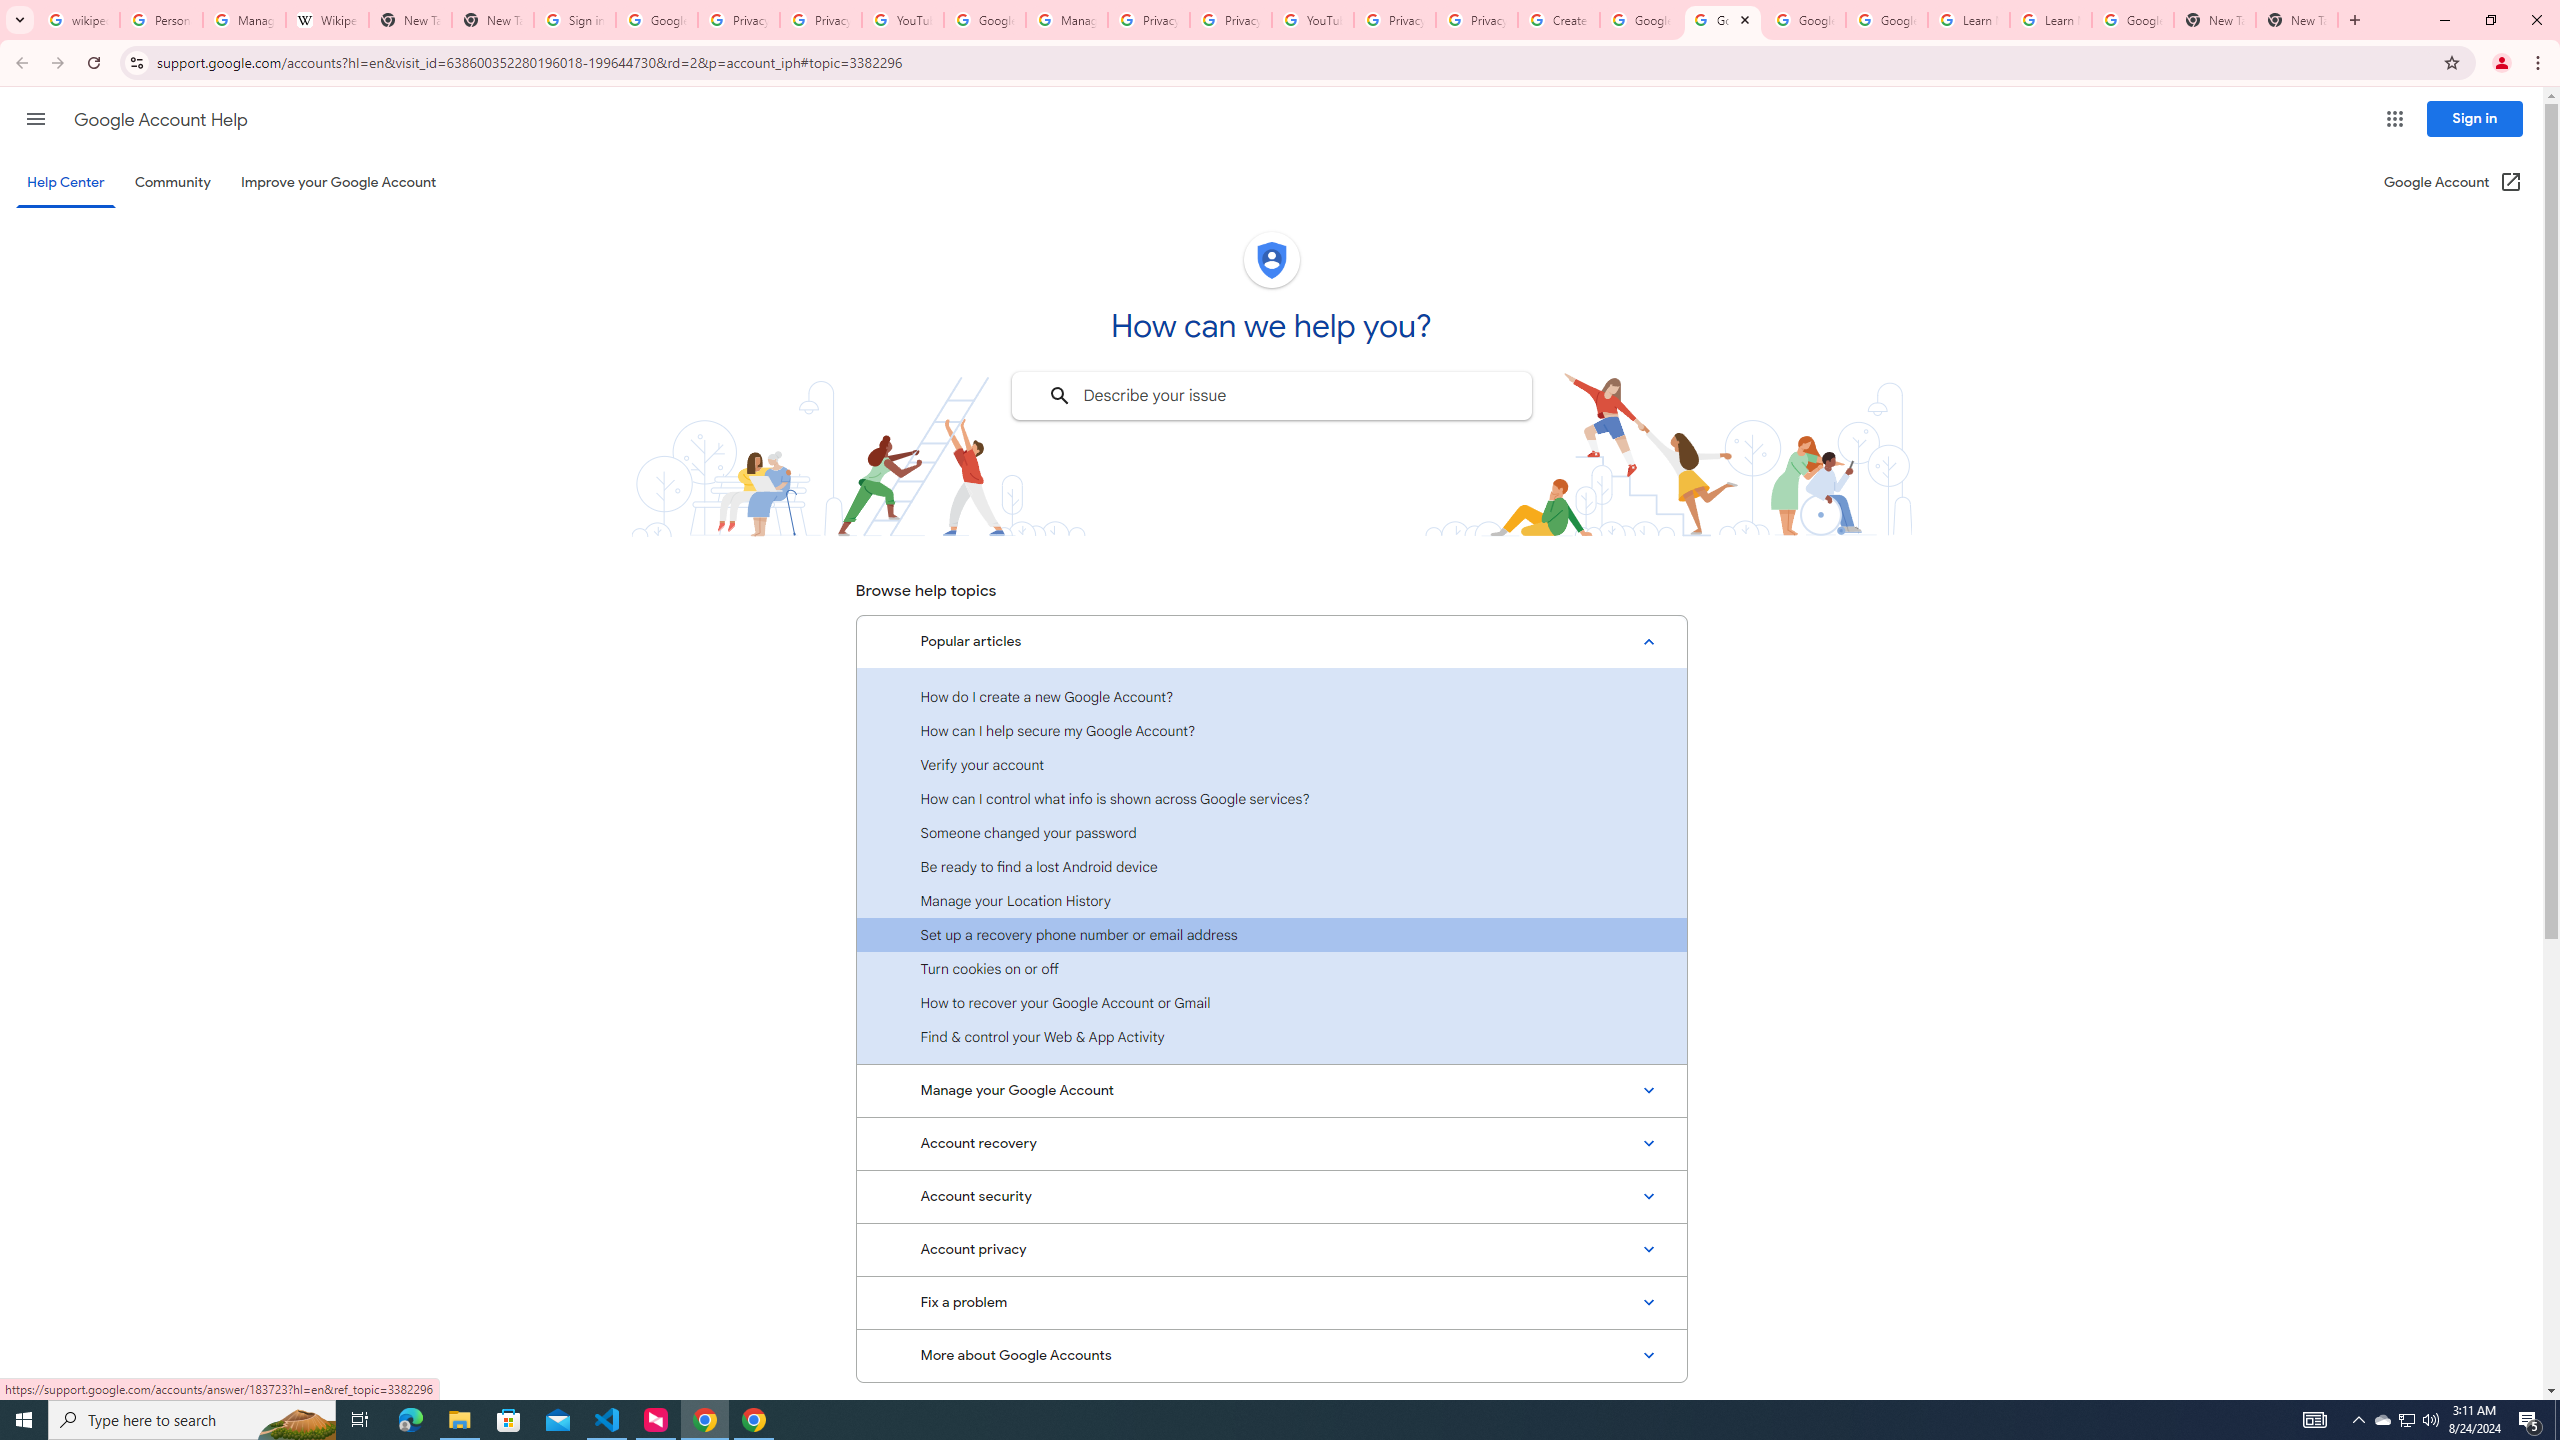  I want to click on 'Sign in - Google Accounts', so click(574, 19).